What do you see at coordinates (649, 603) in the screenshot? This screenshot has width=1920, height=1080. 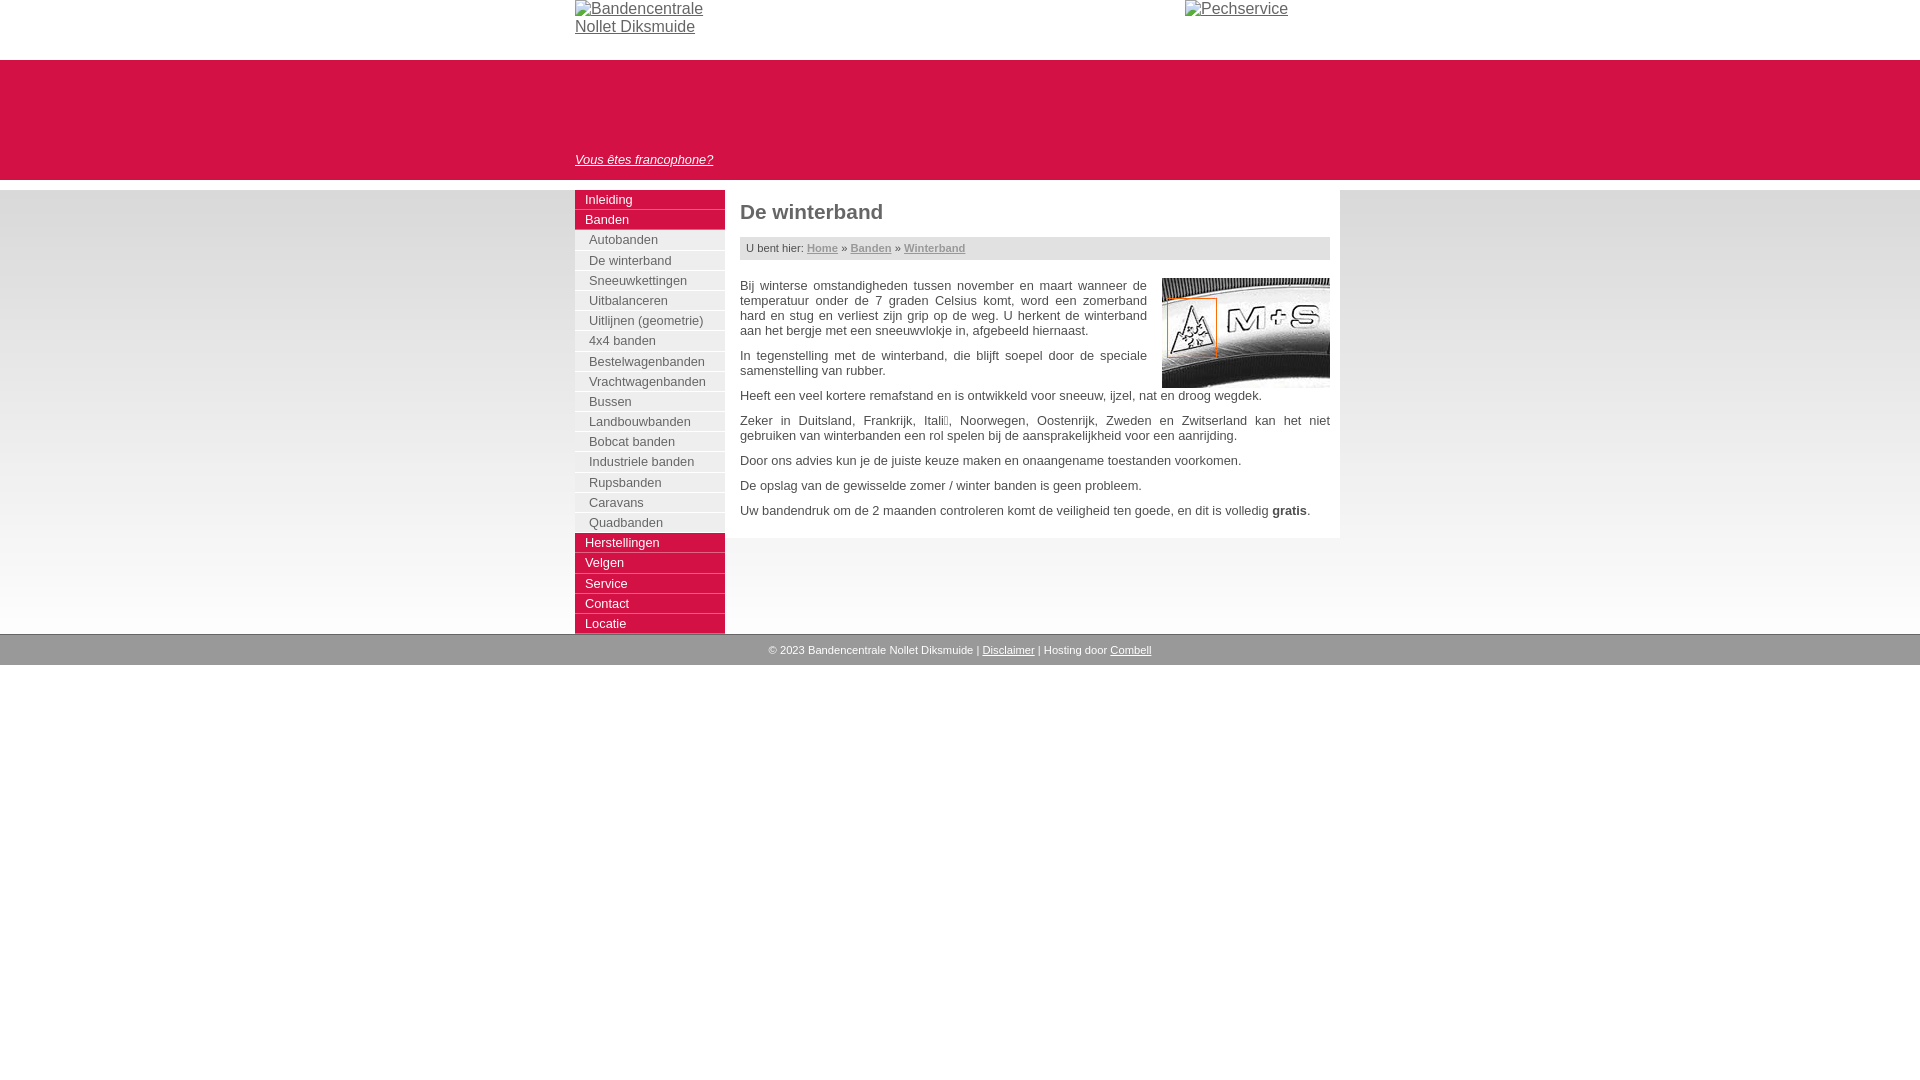 I see `'Contact'` at bounding box center [649, 603].